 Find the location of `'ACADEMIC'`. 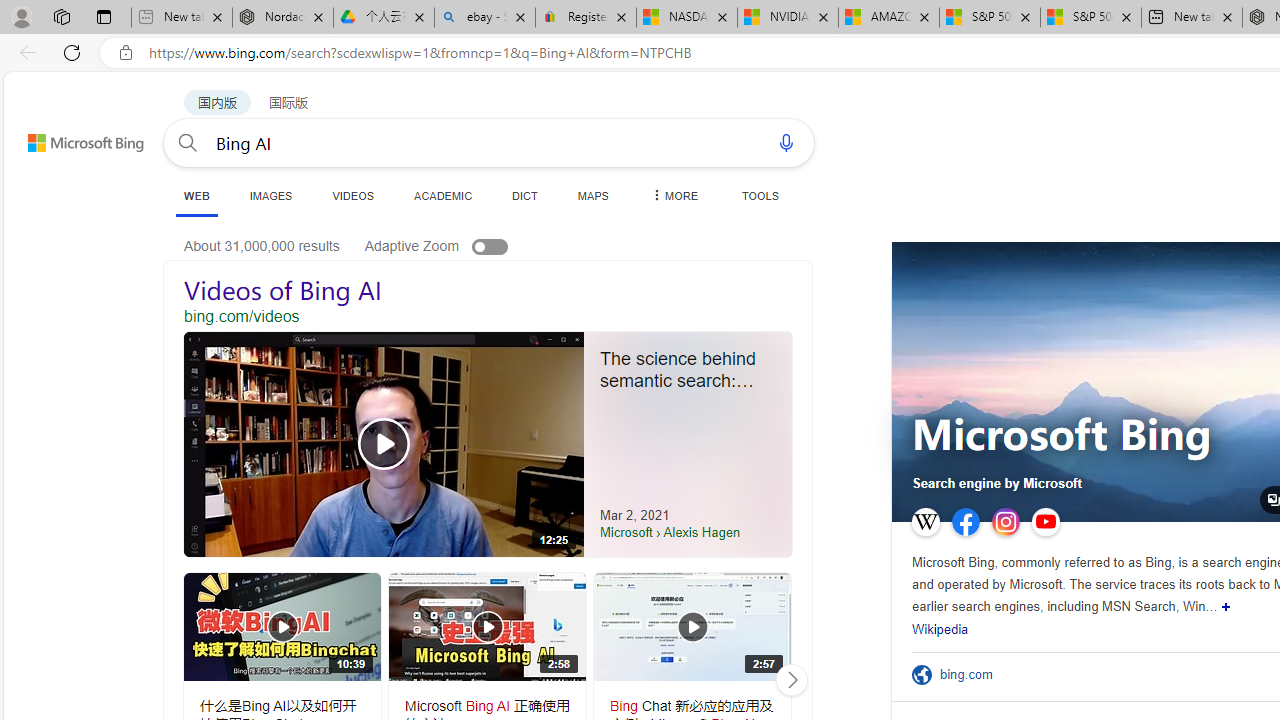

'ACADEMIC' is located at coordinates (442, 195).